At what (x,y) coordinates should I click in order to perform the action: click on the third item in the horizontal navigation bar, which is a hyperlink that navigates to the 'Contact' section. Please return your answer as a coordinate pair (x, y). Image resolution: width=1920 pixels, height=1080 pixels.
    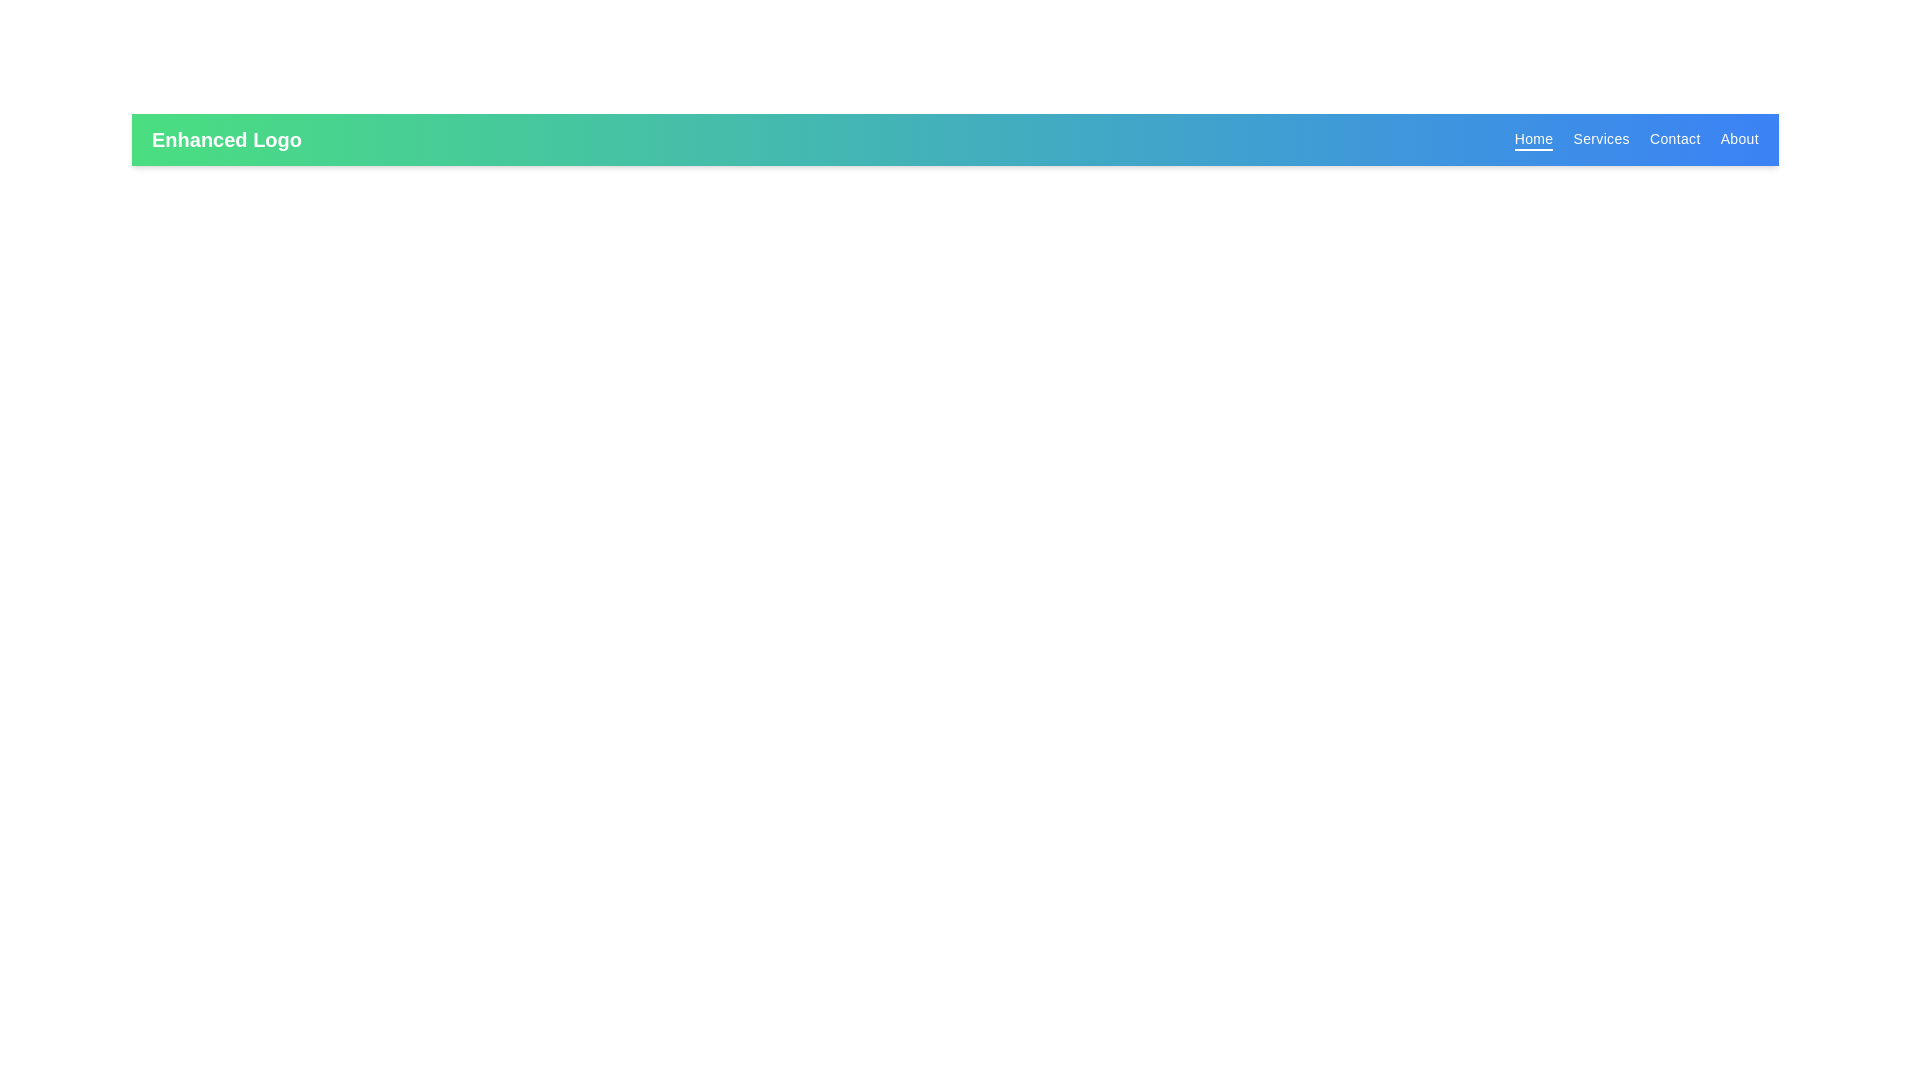
    Looking at the image, I should click on (1675, 138).